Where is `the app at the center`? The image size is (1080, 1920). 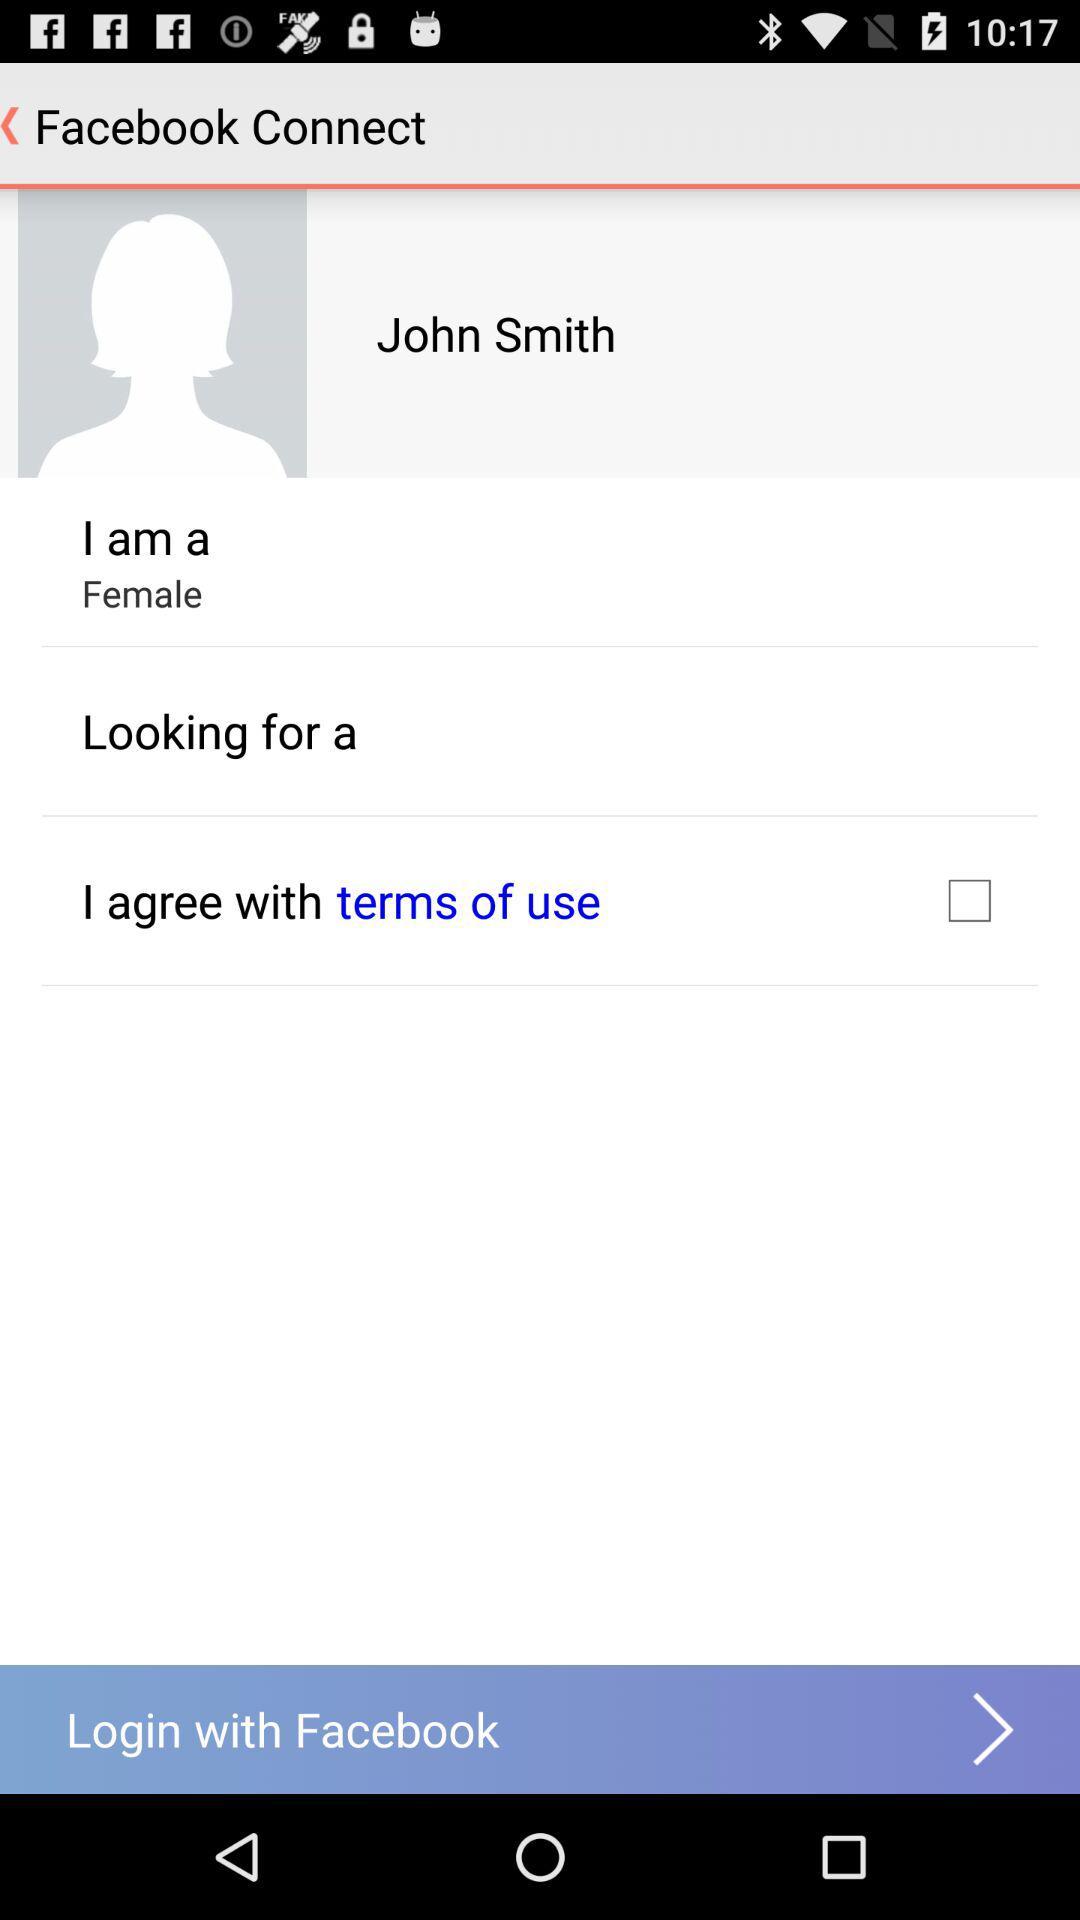 the app at the center is located at coordinates (468, 899).